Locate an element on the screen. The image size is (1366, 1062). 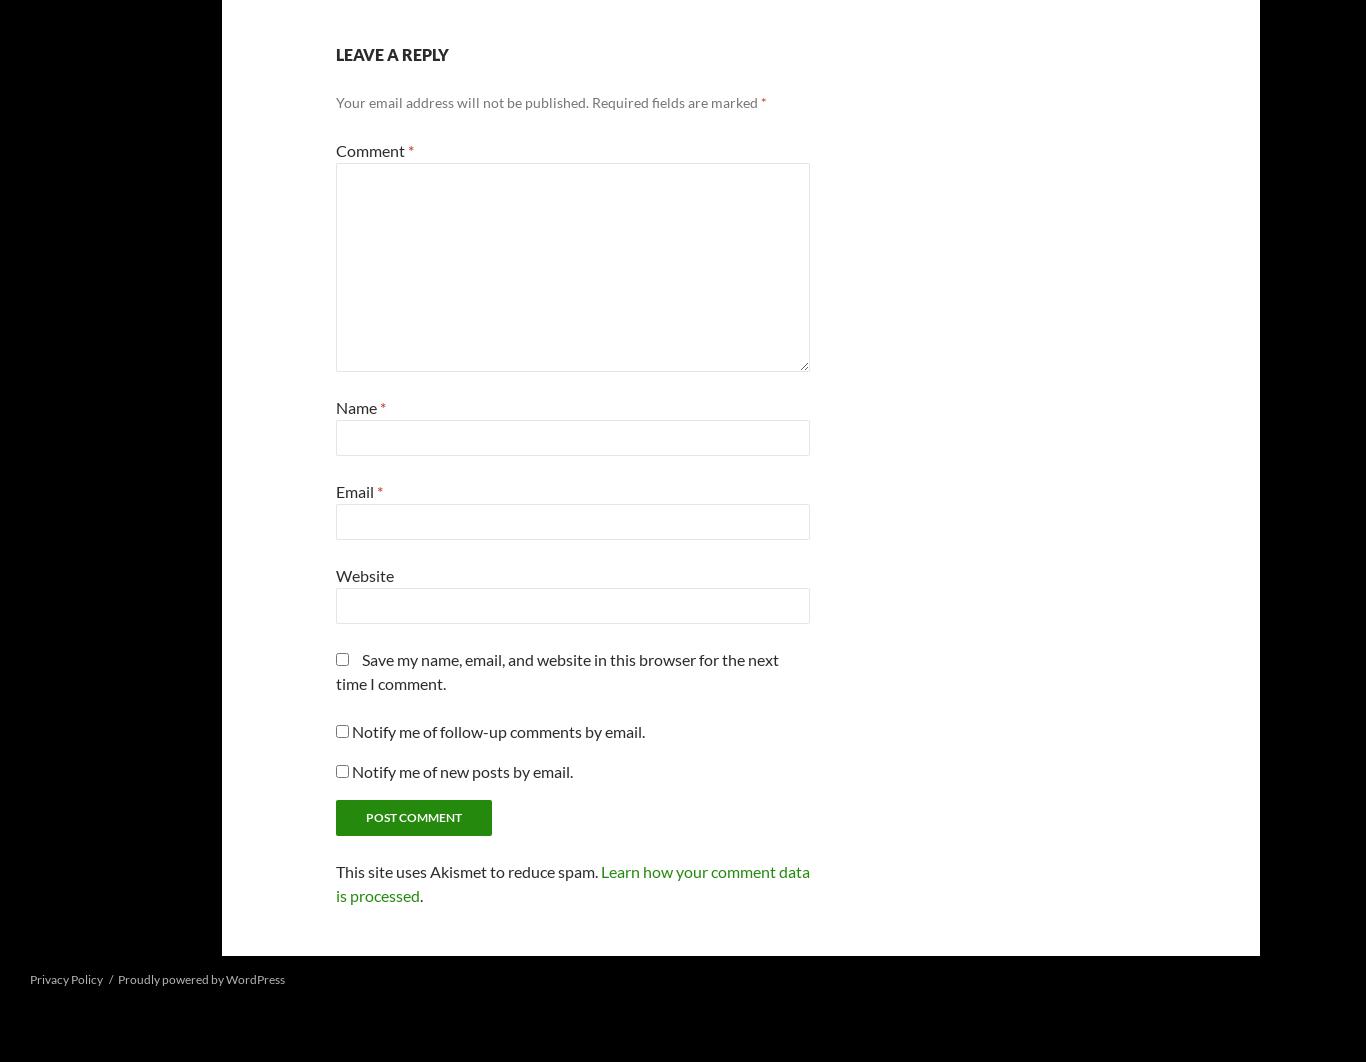
'Leave a Reply' is located at coordinates (391, 54).